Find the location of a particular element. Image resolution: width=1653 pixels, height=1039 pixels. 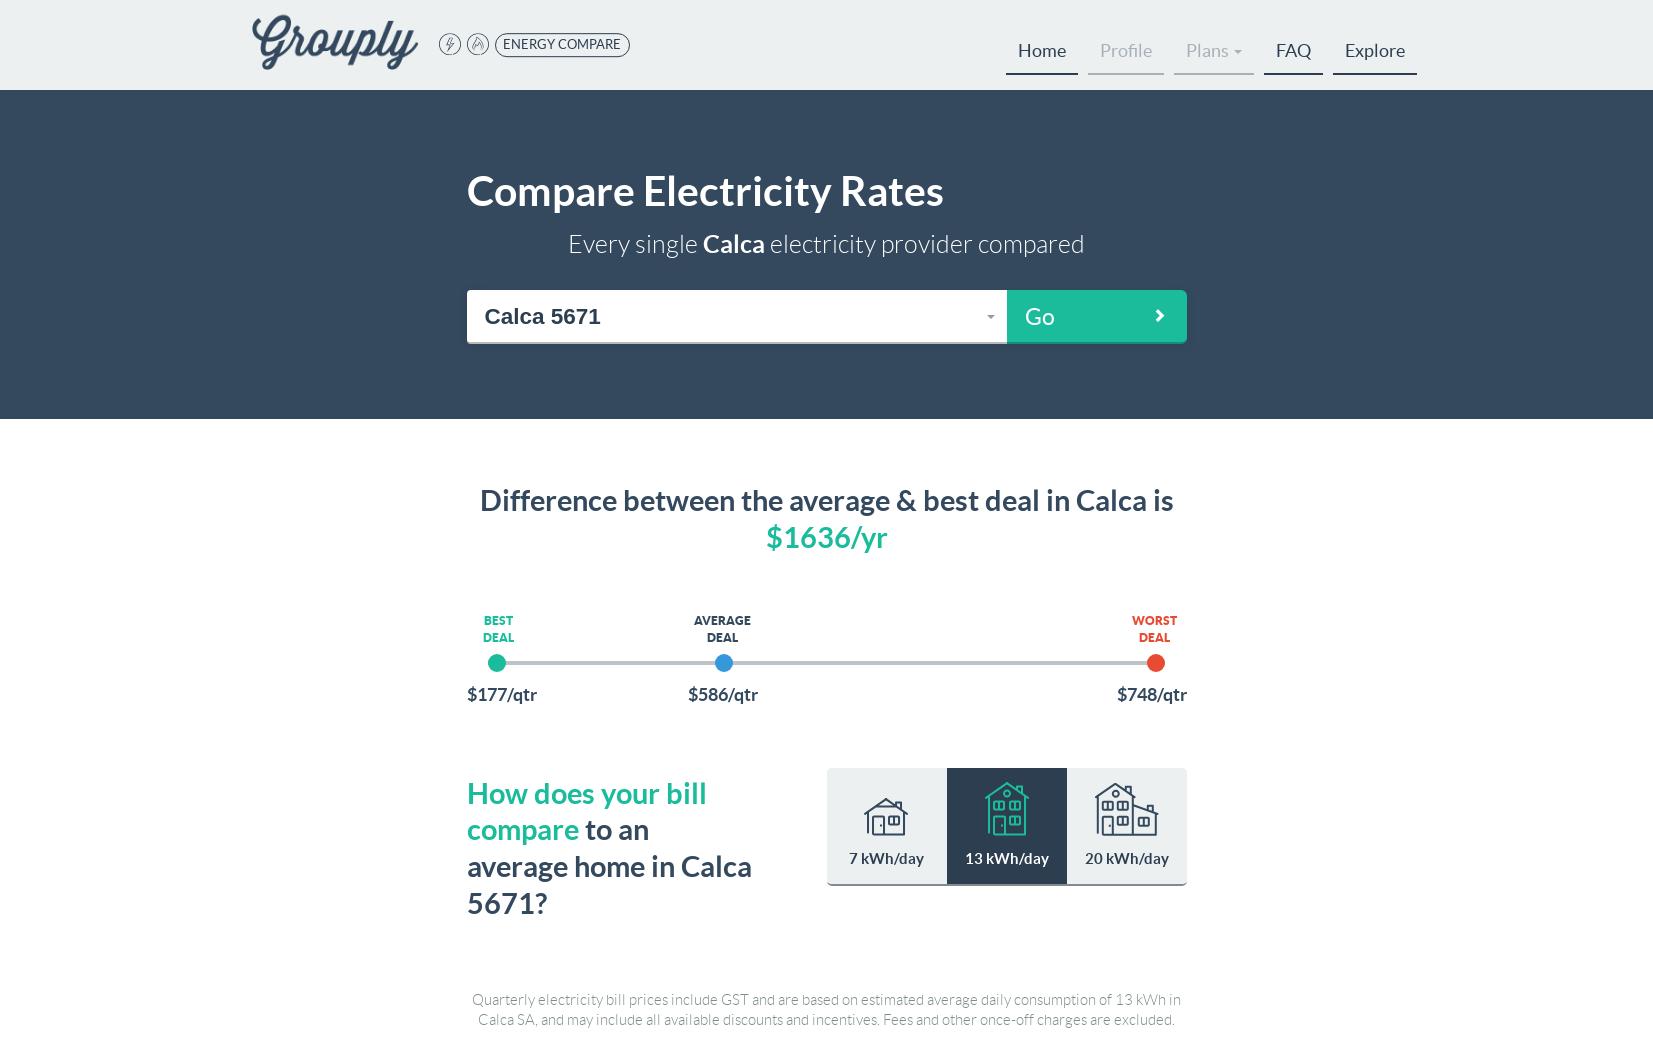

'1636' is located at coordinates (814, 536).